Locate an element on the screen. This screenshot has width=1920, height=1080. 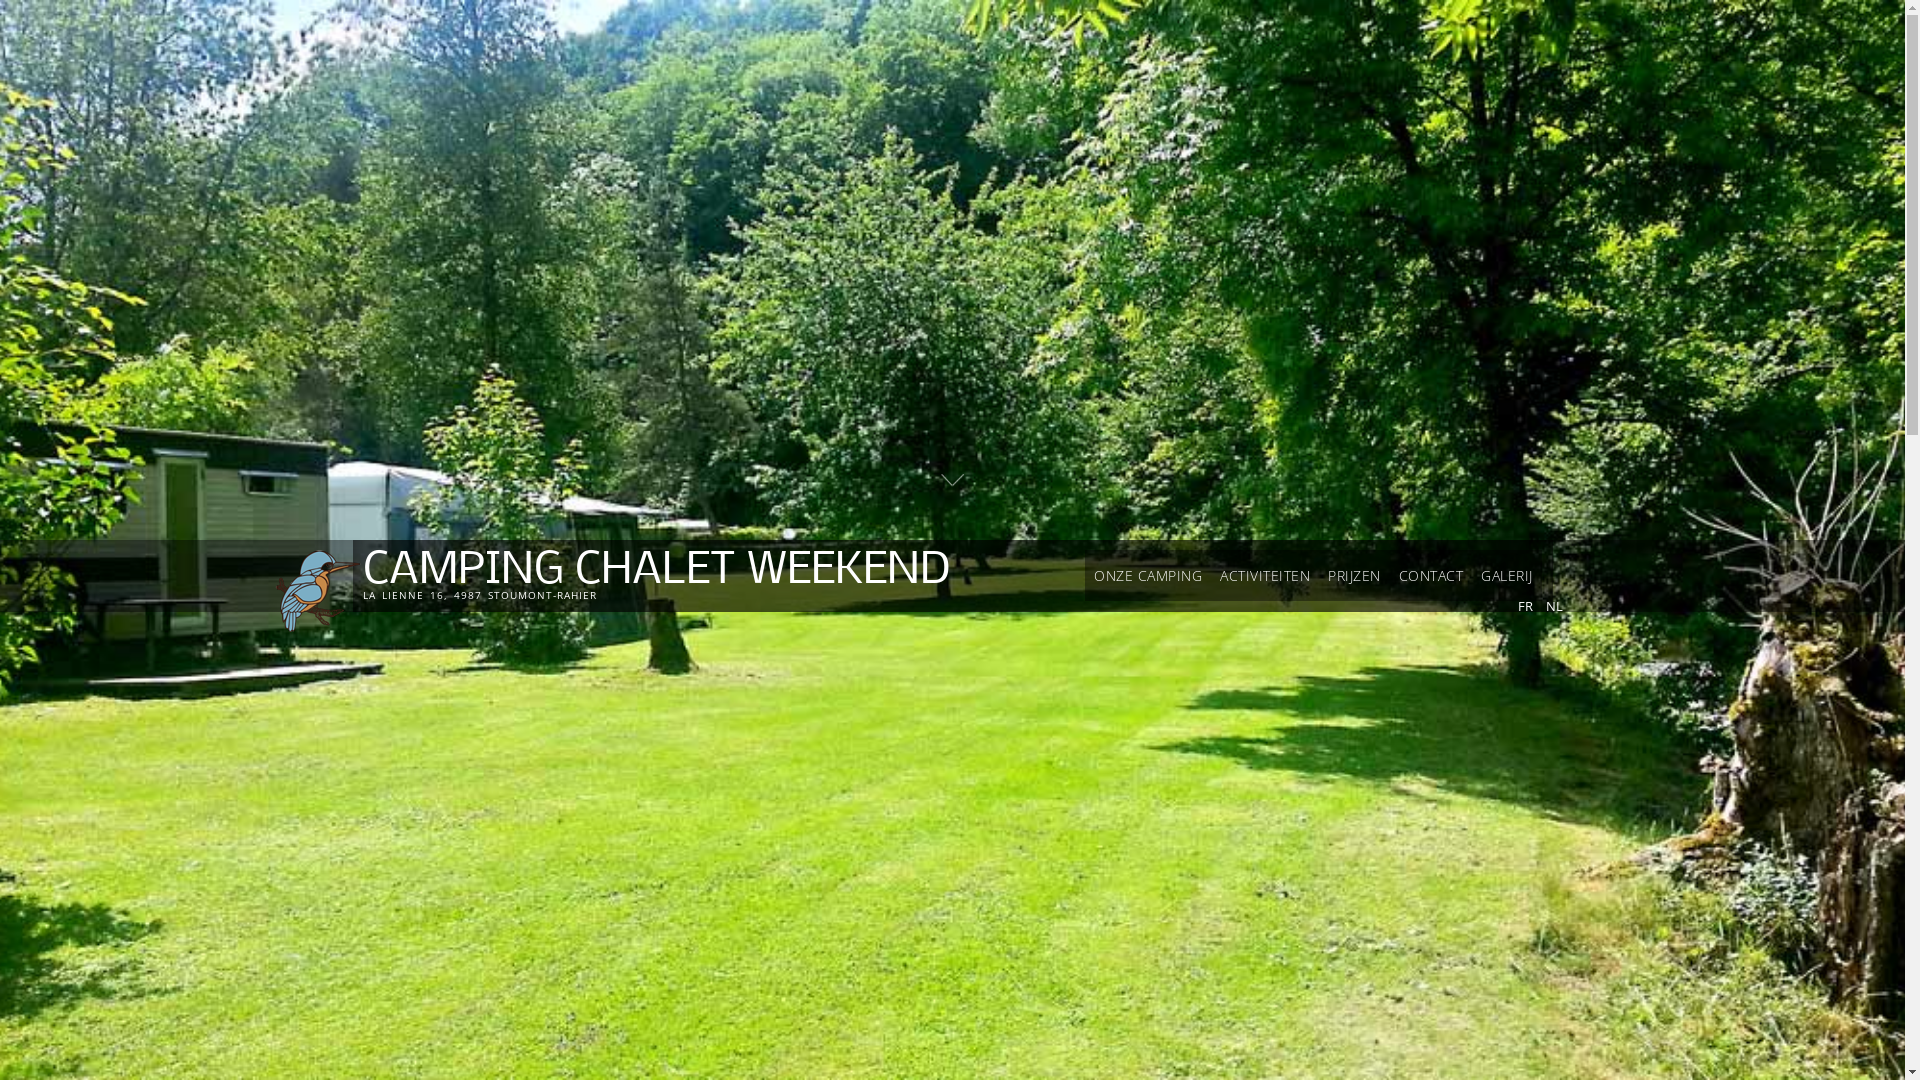
'ACTIVITEITEN' is located at coordinates (1209, 575).